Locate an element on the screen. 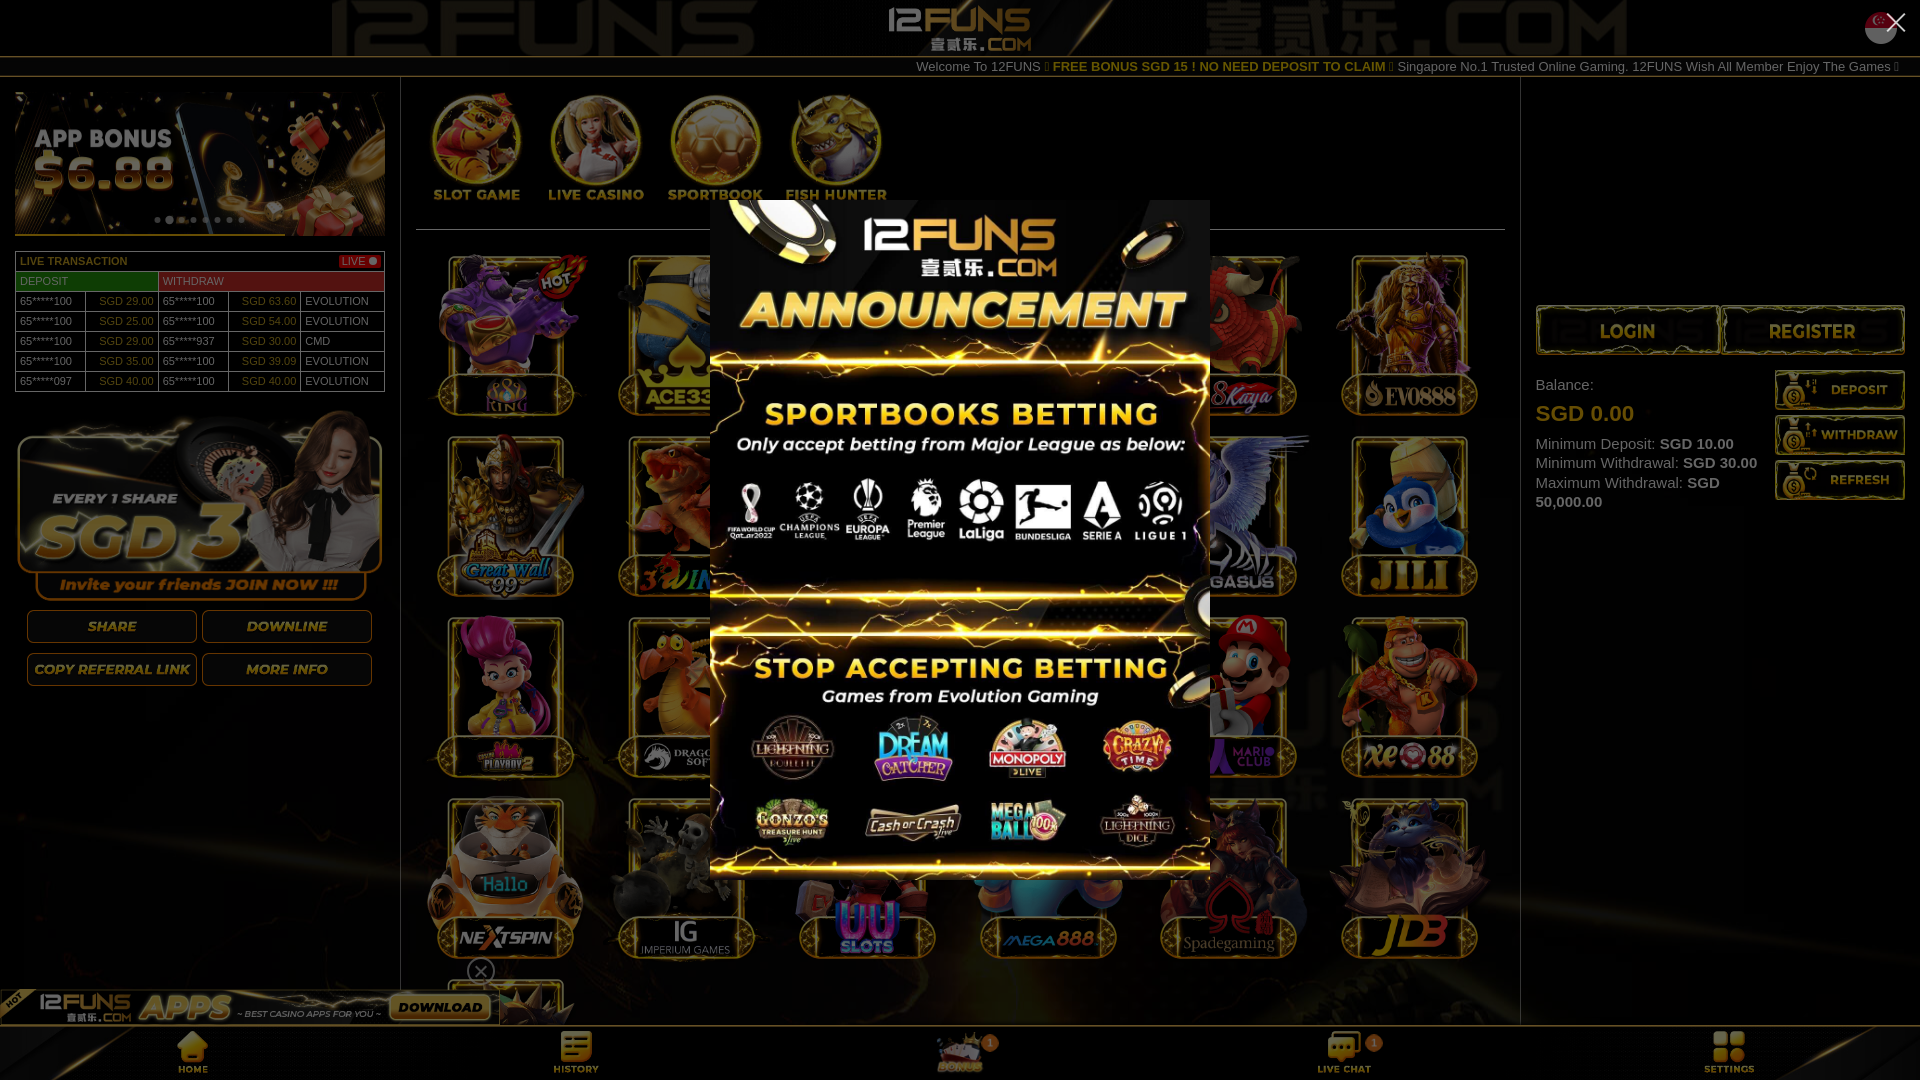 Image resolution: width=1920 pixels, height=1080 pixels. 'REFRESH' is located at coordinates (1775, 479).